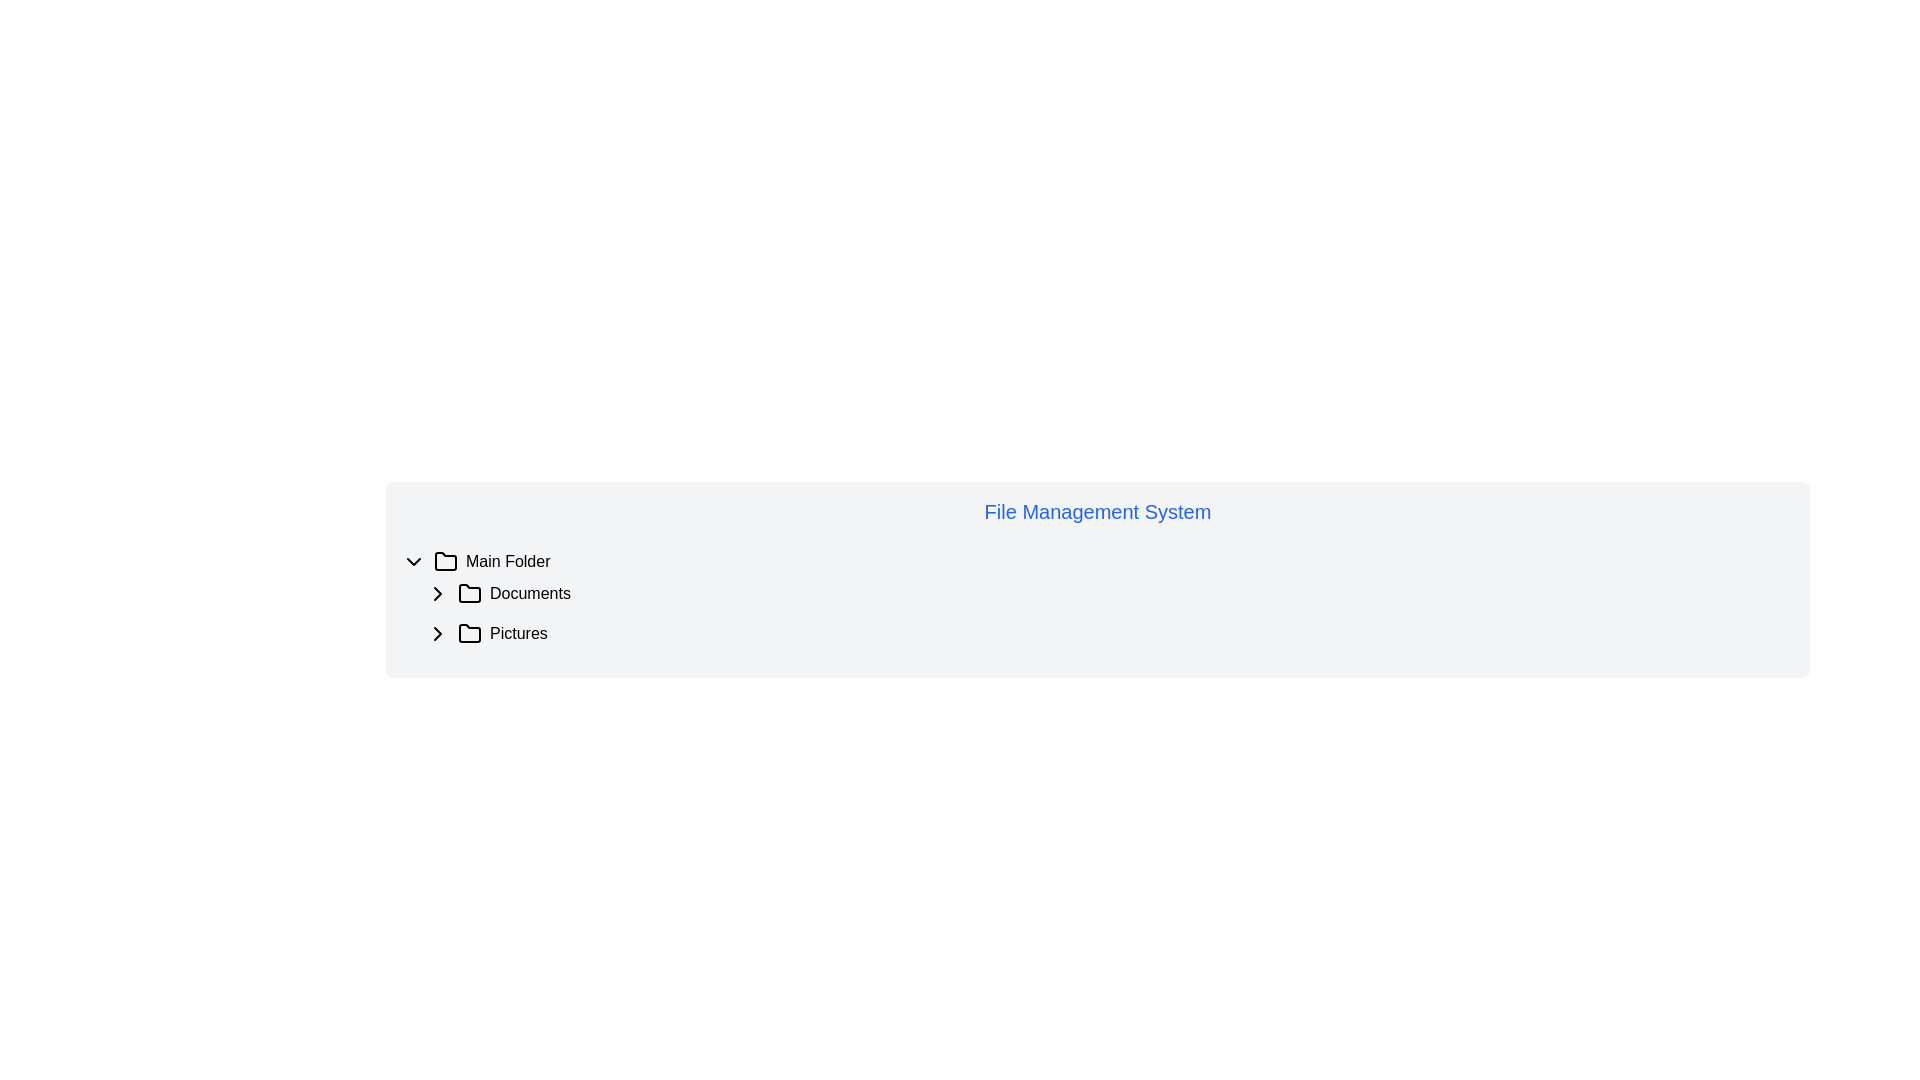  I want to click on the chevron icon next to the 'Pictures' folder, so click(436, 633).